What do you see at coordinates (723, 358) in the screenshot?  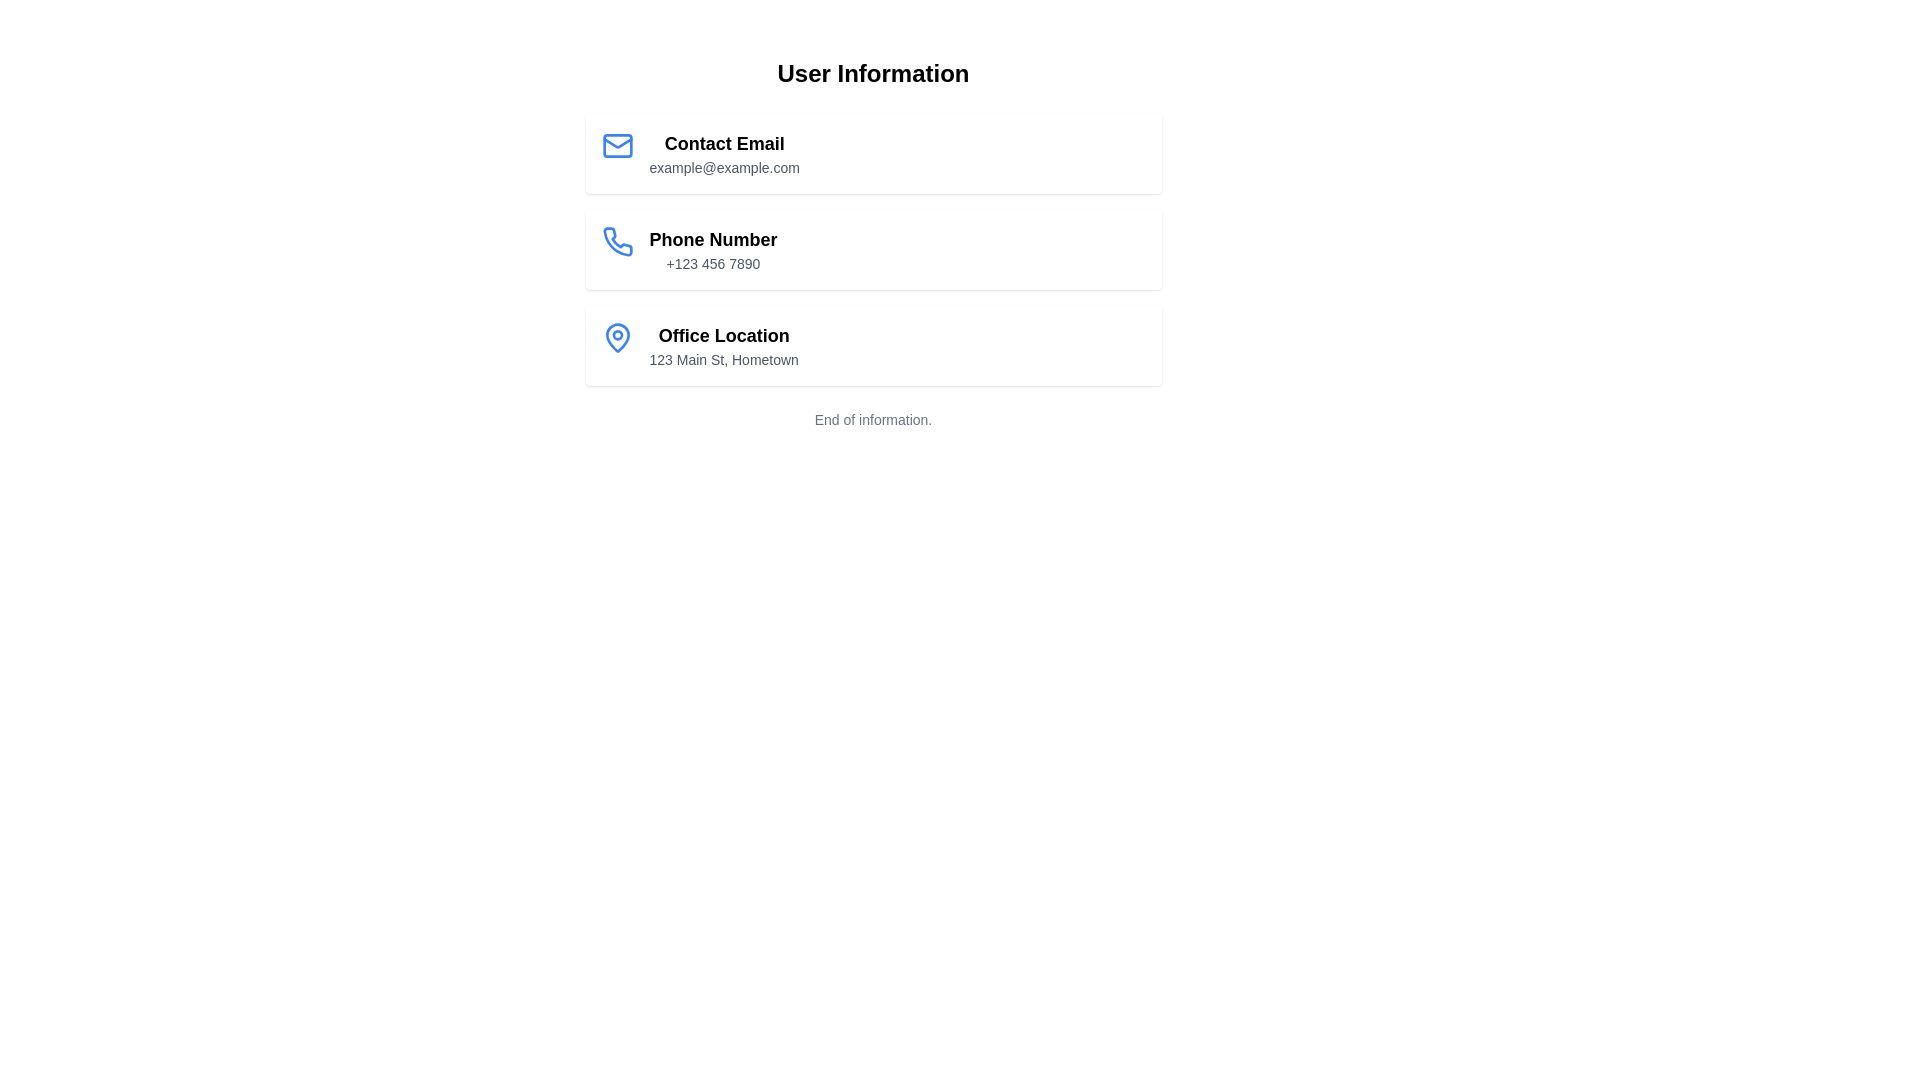 I see `static text displaying '123 Main St, Hometown', which is located beneath the header 'Office Location' in the 'User Information' section` at bounding box center [723, 358].